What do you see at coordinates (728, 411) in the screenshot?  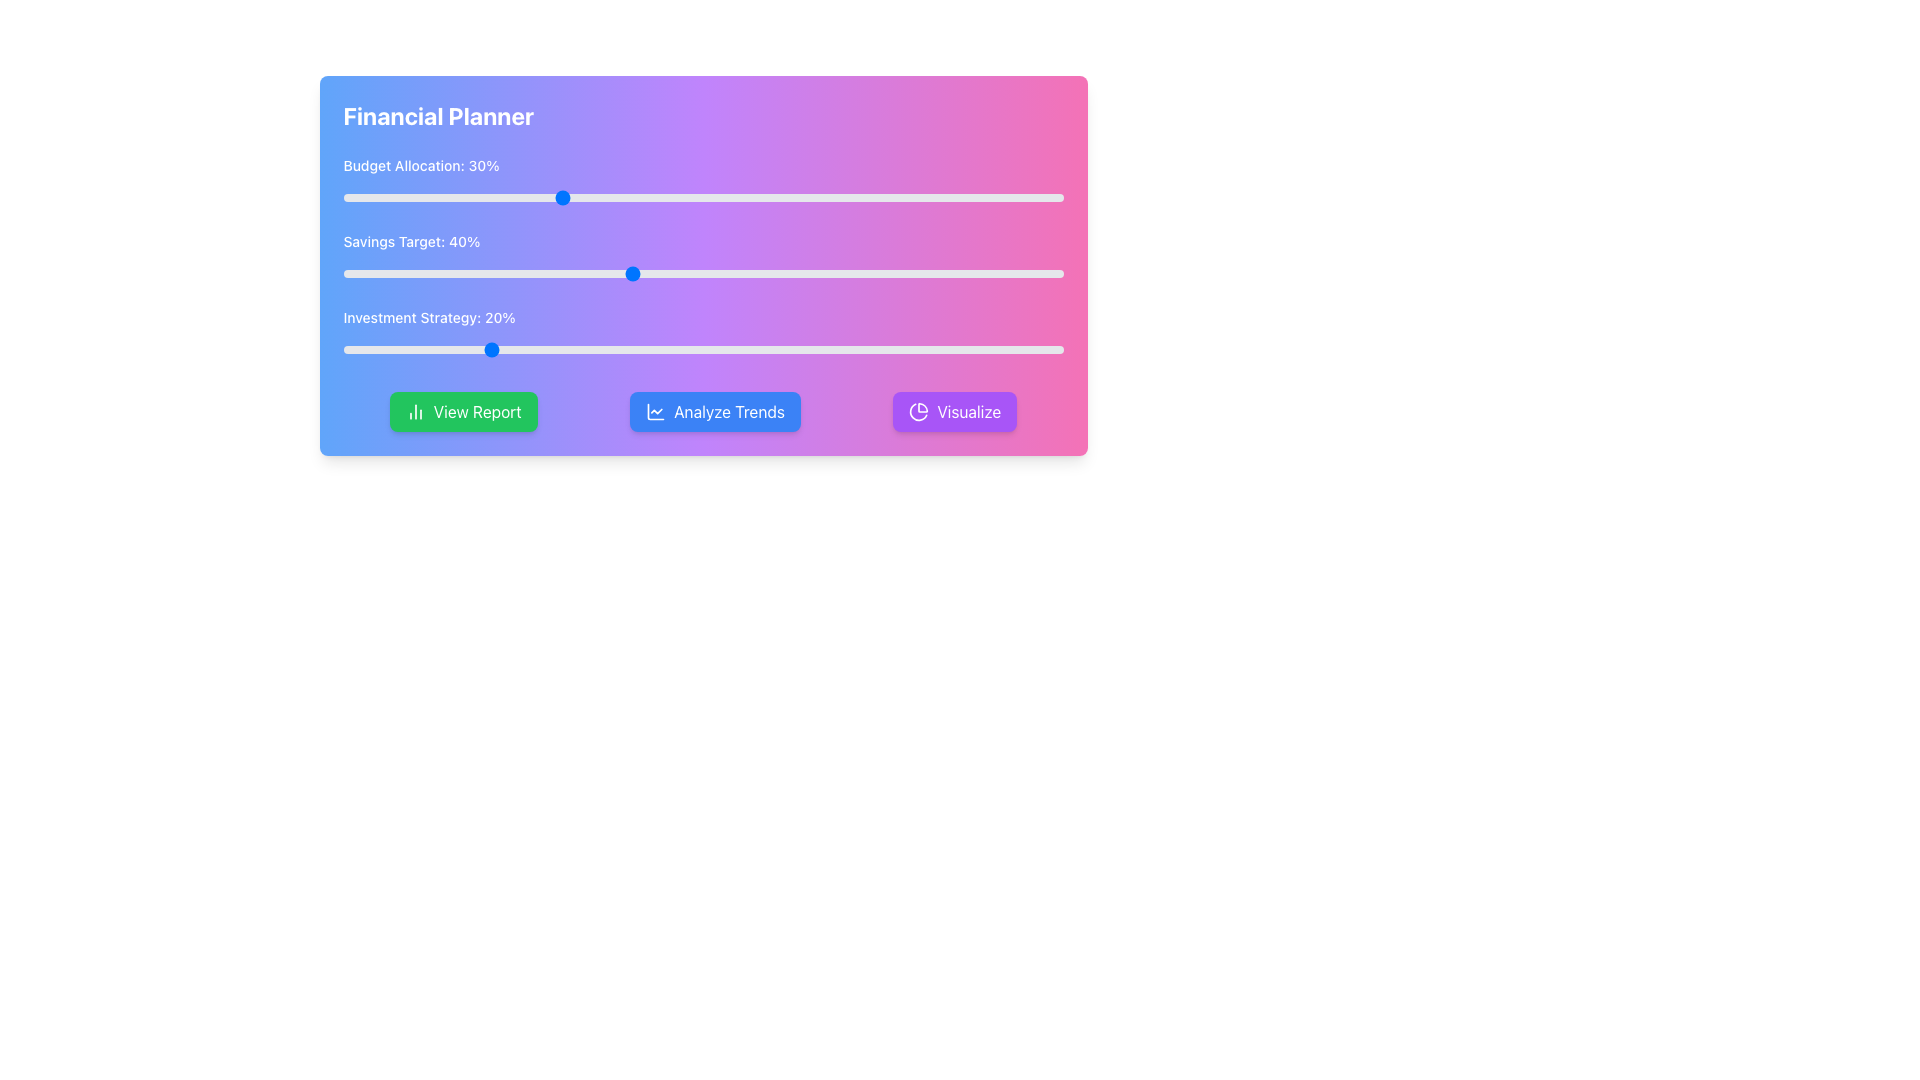 I see `the 'Analyze Trends' text, which is part of a blue button with a rounded rectangle shape and a chart icon on the left side, located at the bottom center of the card interface` at bounding box center [728, 411].